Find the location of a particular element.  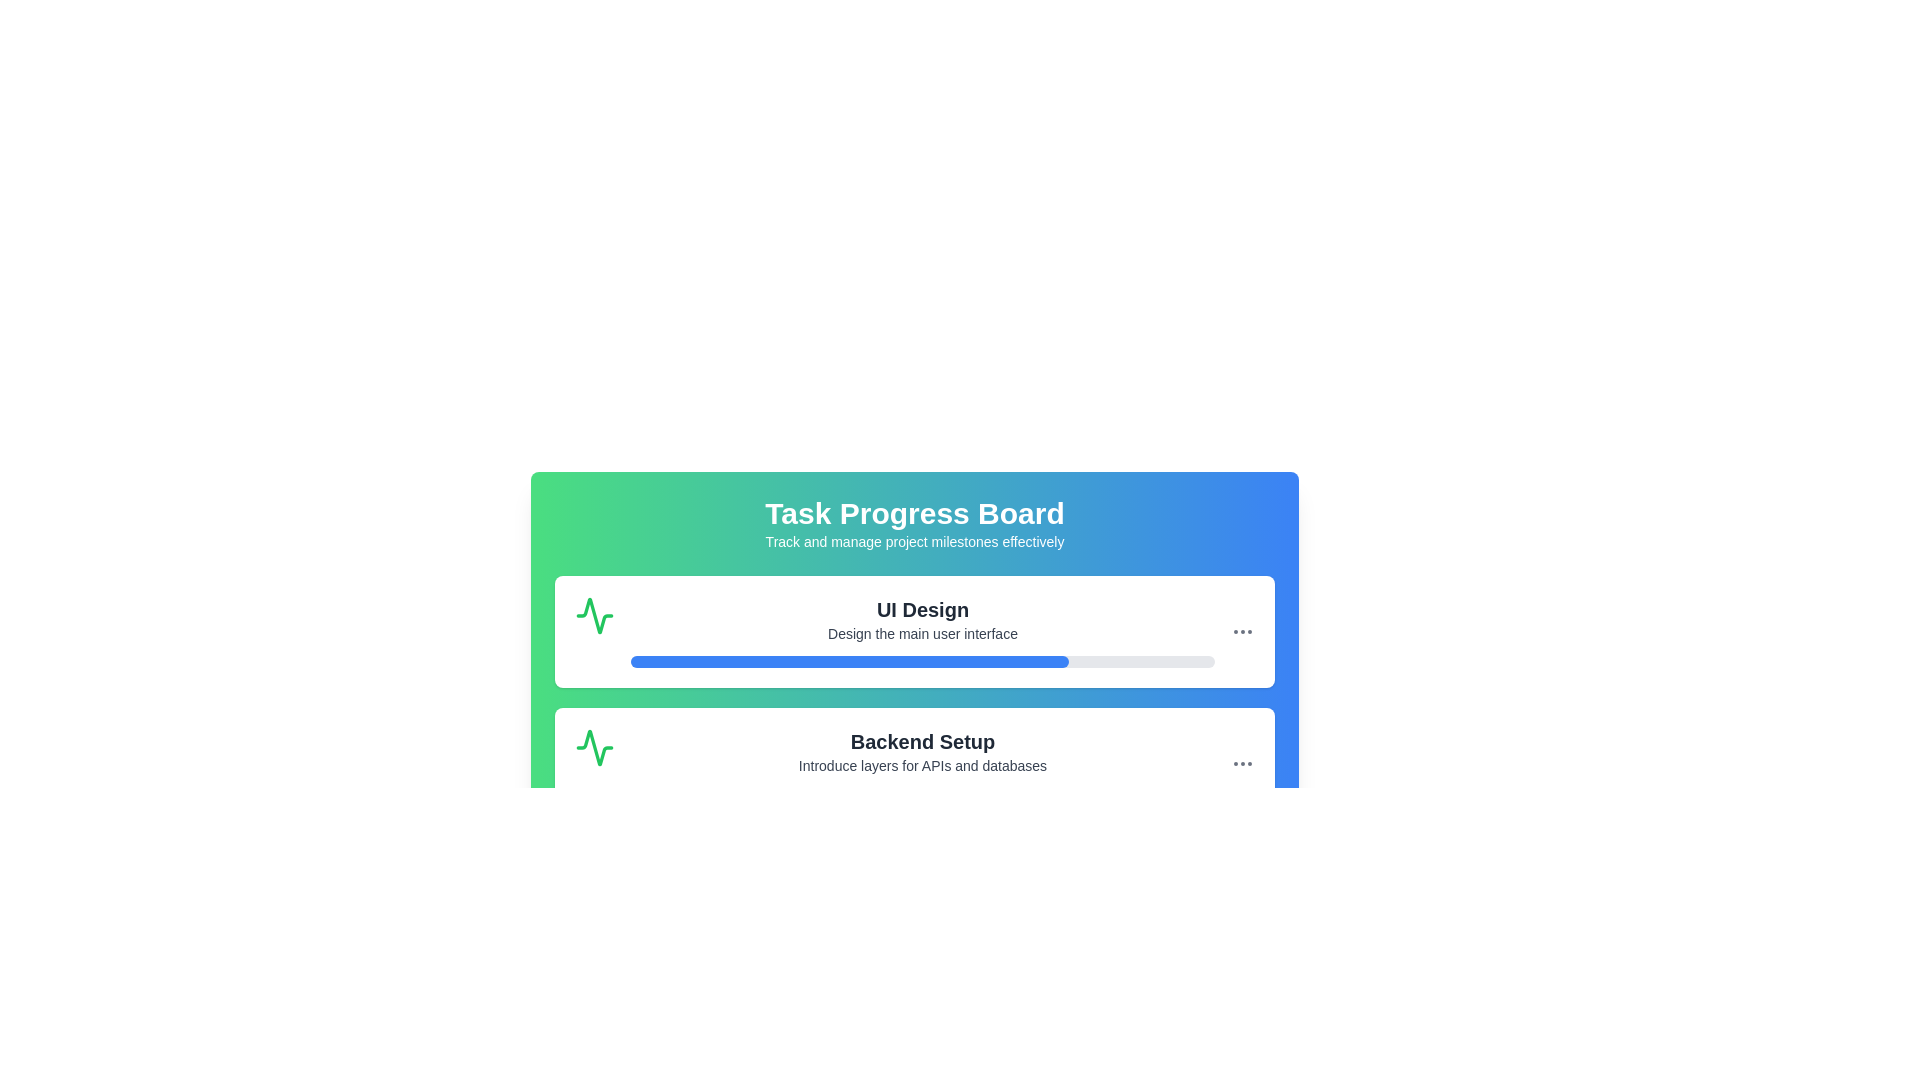

text label displaying 'Track and manage project milestones effectively', which is centrally aligned below the 'Task Progress Board' title and styled in white on a gradient background is located at coordinates (914, 542).